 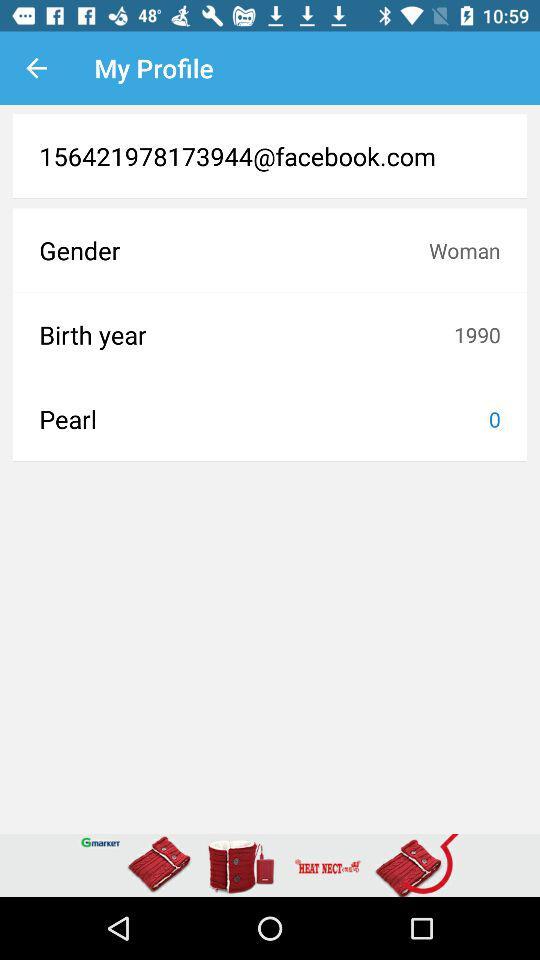 What do you see at coordinates (476, 334) in the screenshot?
I see `icon next to the birth year icon` at bounding box center [476, 334].